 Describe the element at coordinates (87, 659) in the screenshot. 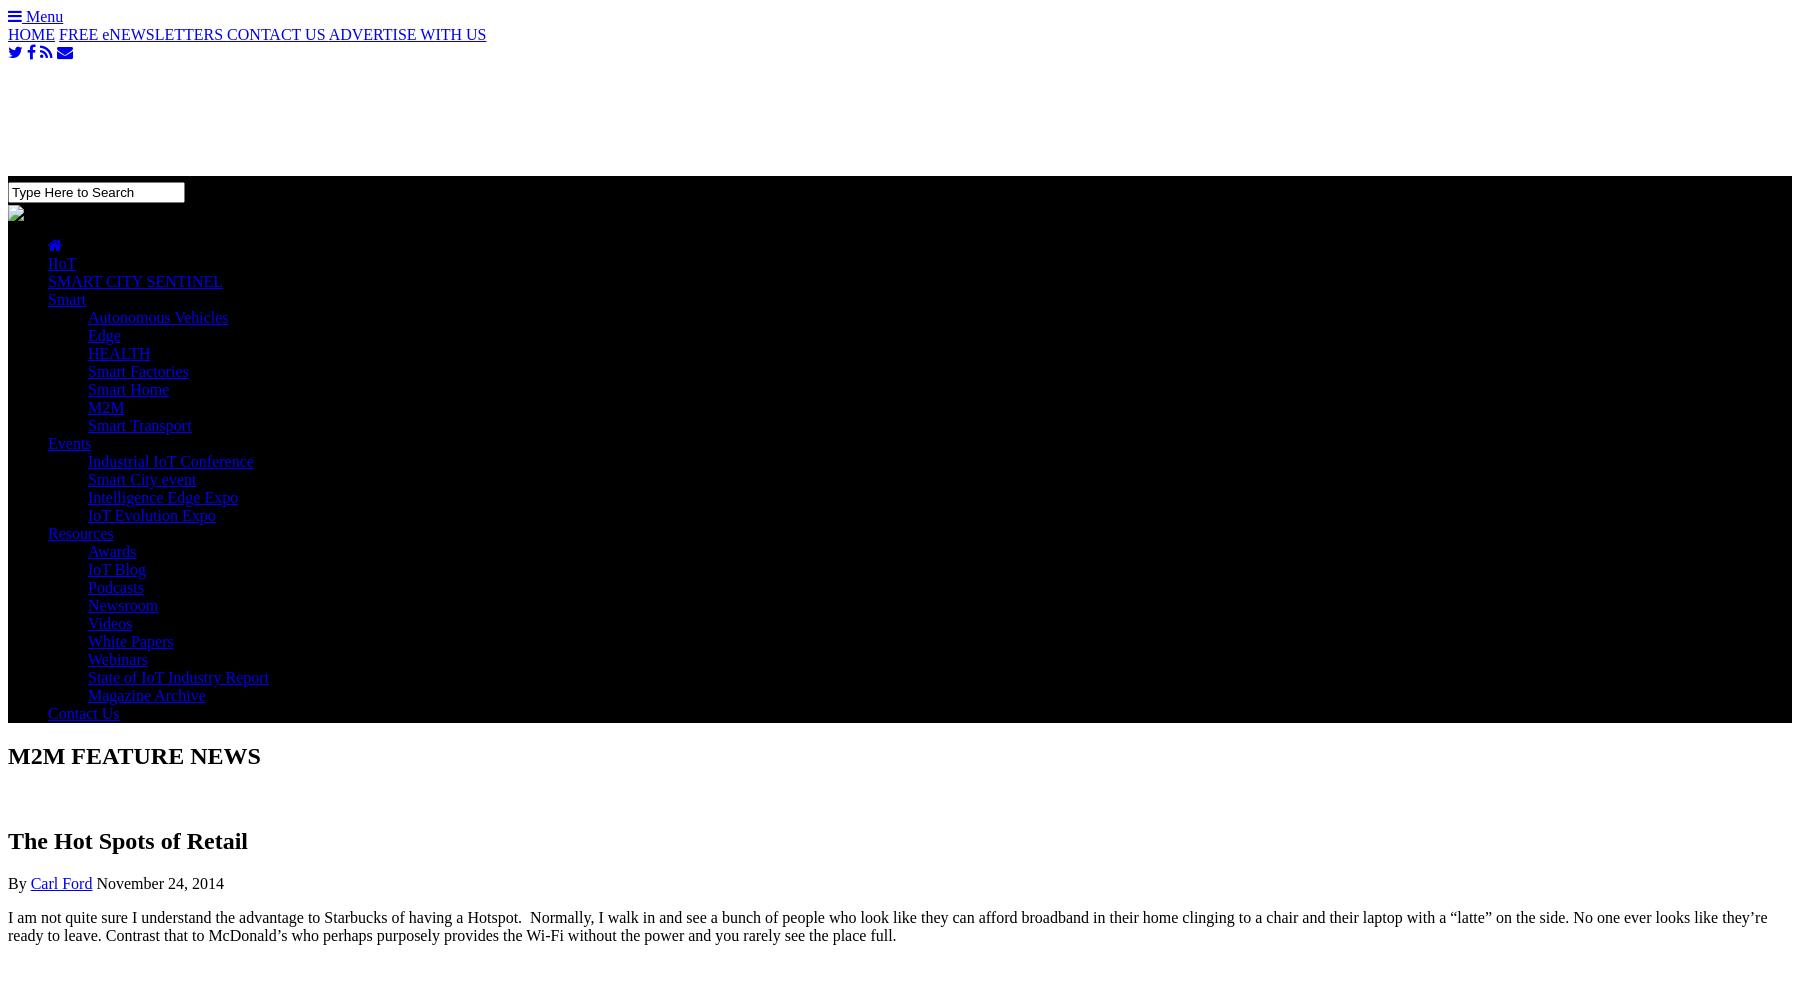

I see `'Webinars'` at that location.